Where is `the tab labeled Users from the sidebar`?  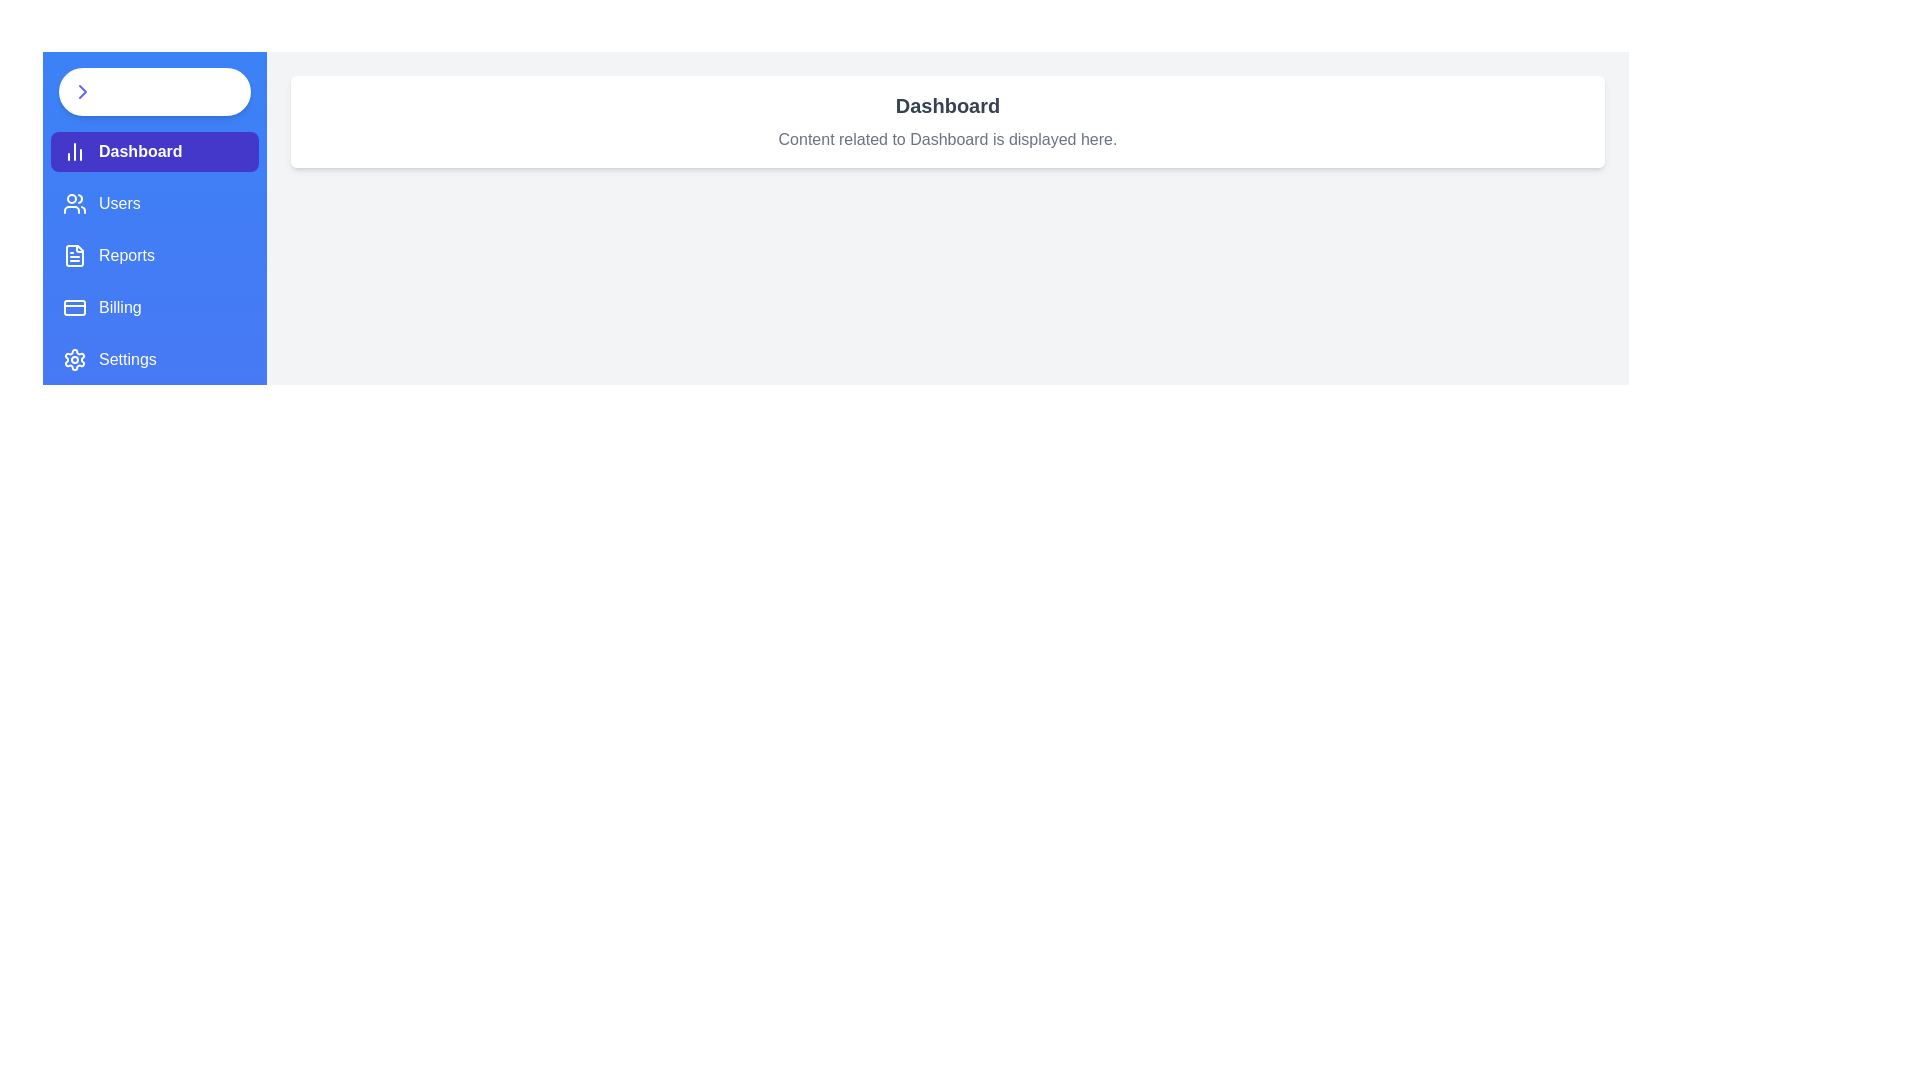
the tab labeled Users from the sidebar is located at coordinates (153, 204).